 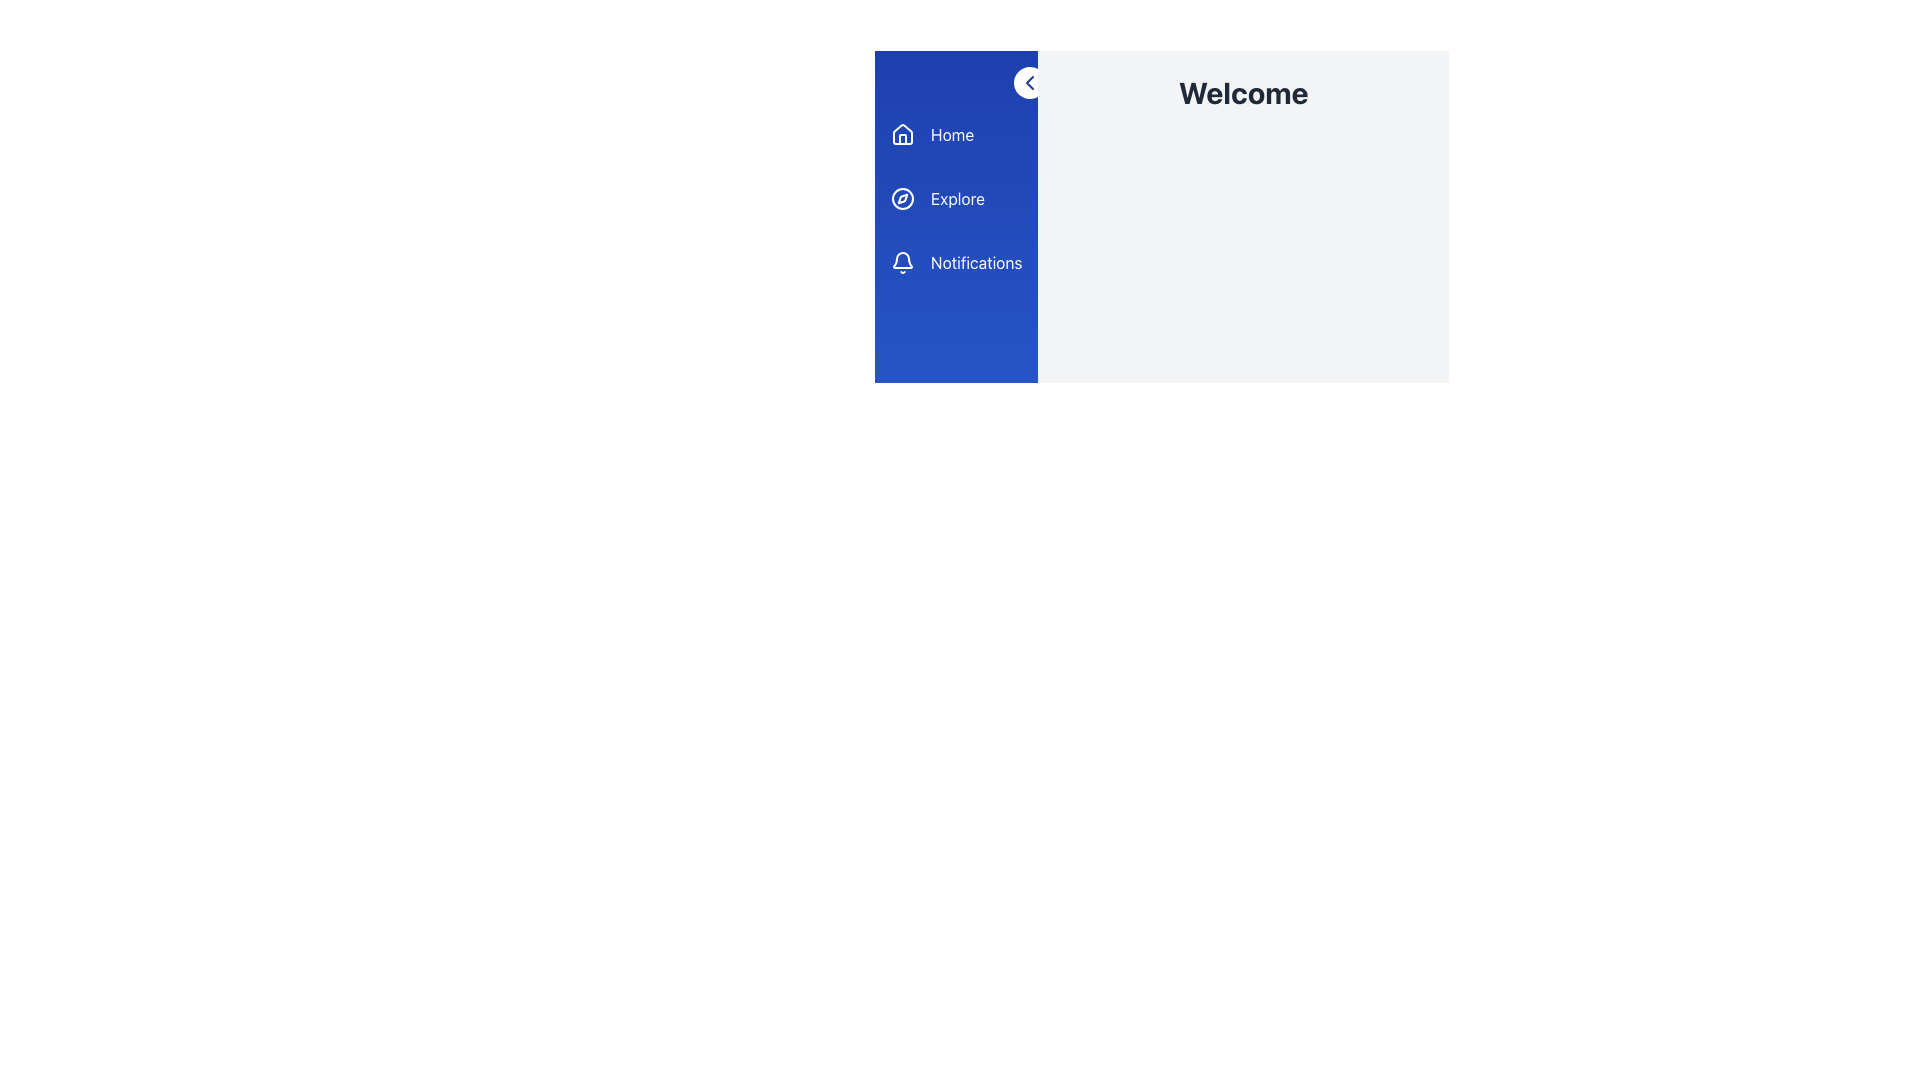 What do you see at coordinates (957, 199) in the screenshot?
I see `the 'Explore' label in the vertical navigation menu located on the left side of the interface, positioned between 'Home' and 'Notifications'` at bounding box center [957, 199].